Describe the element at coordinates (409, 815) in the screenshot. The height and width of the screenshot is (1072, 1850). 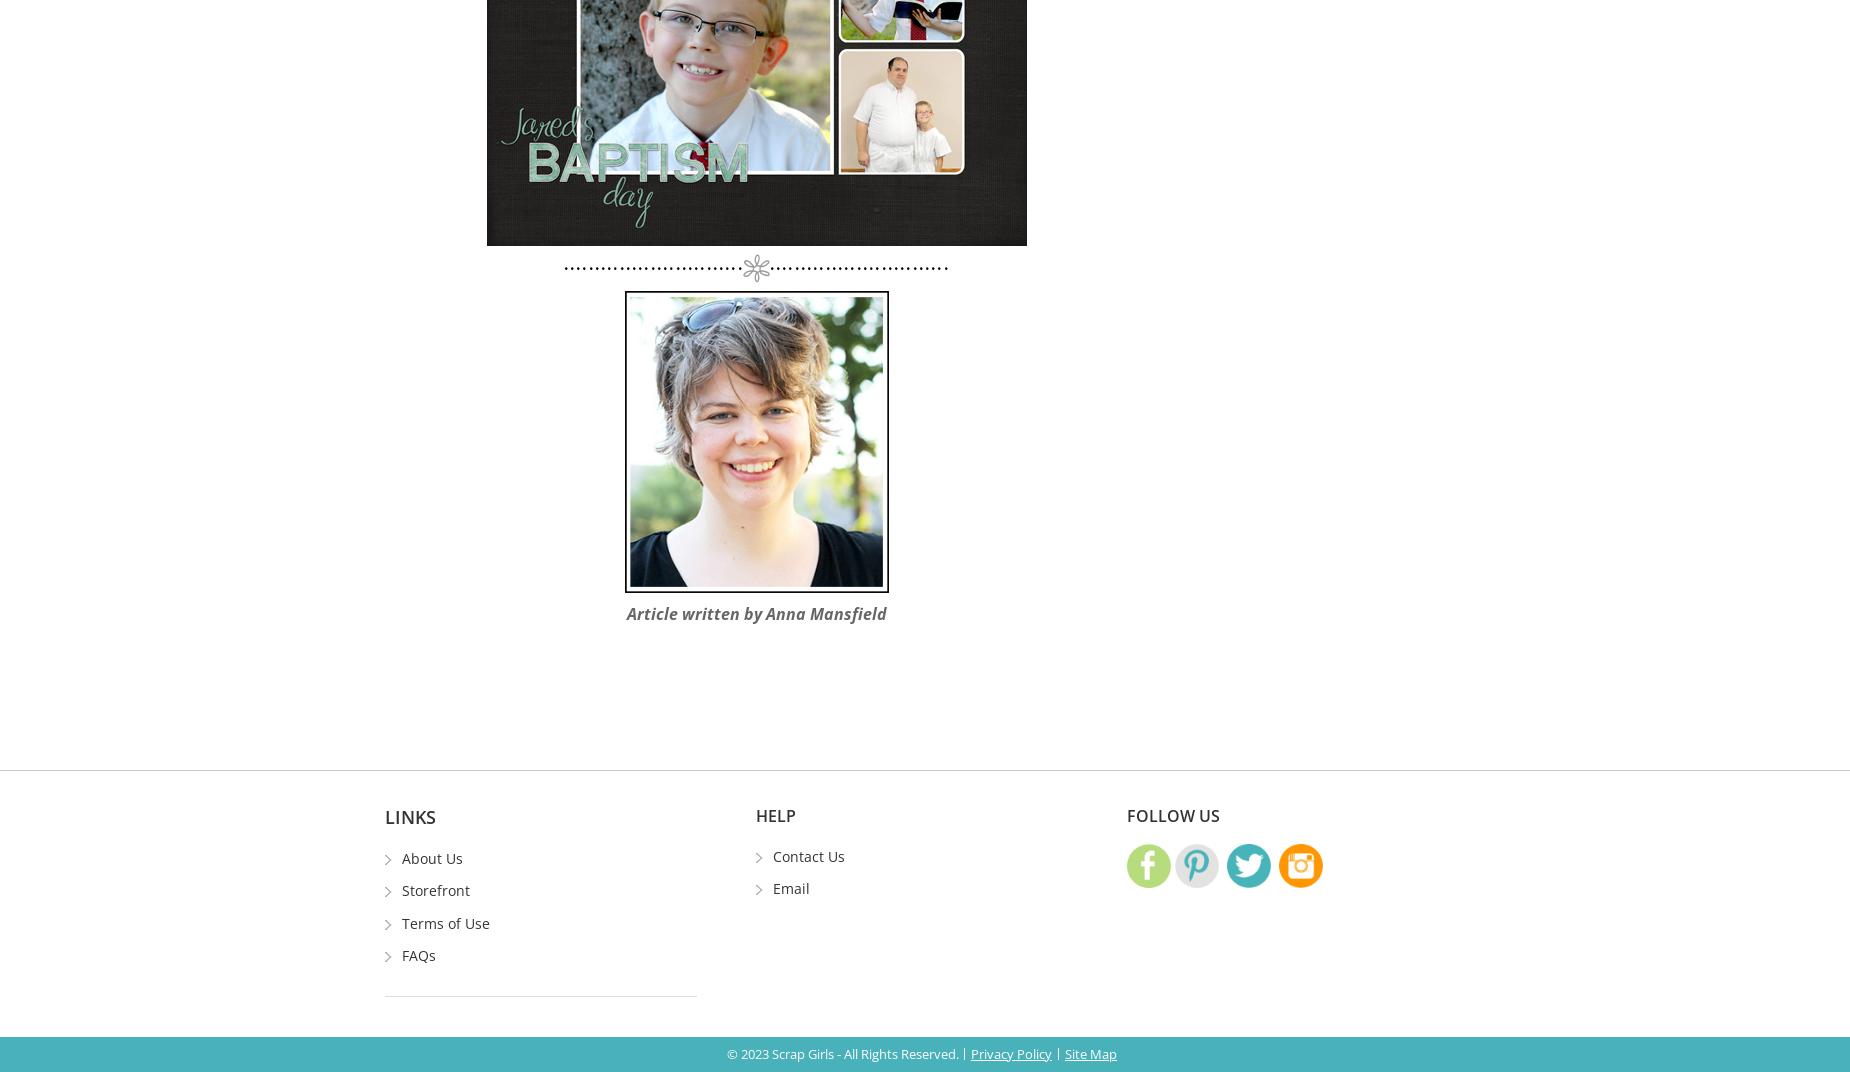
I see `'Links'` at that location.